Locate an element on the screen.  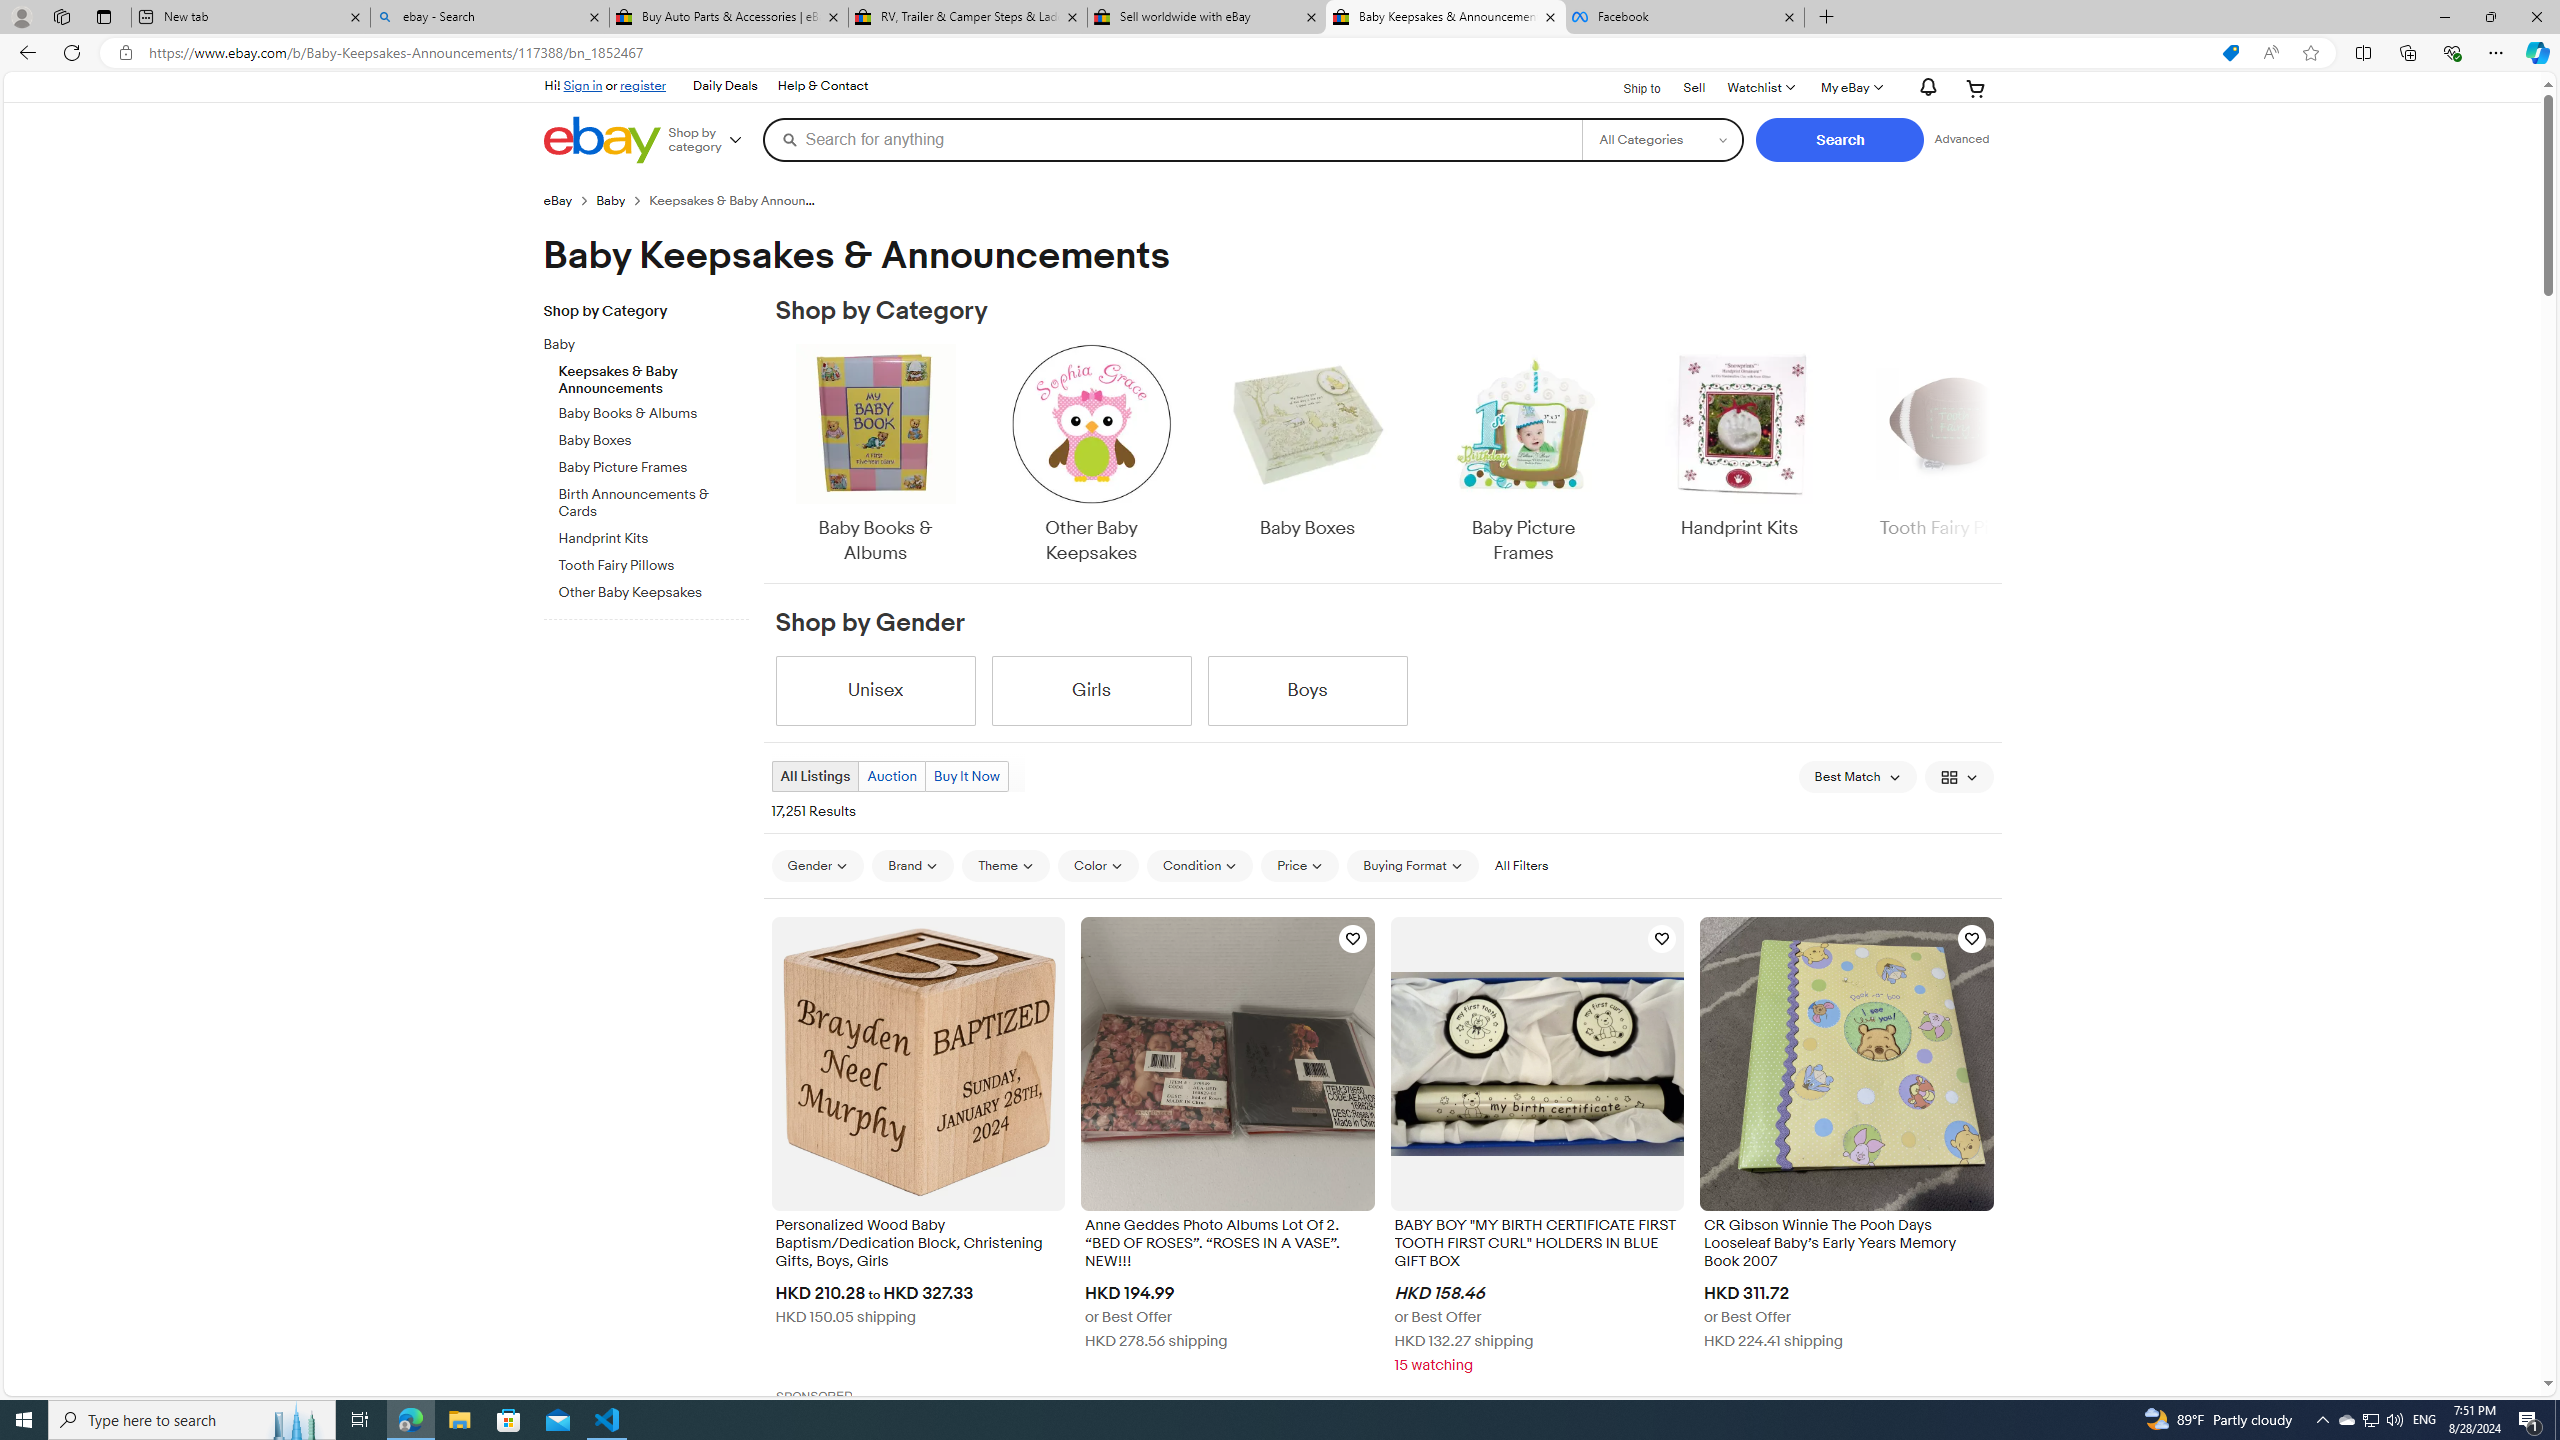
'Ship to' is located at coordinates (1628, 87).